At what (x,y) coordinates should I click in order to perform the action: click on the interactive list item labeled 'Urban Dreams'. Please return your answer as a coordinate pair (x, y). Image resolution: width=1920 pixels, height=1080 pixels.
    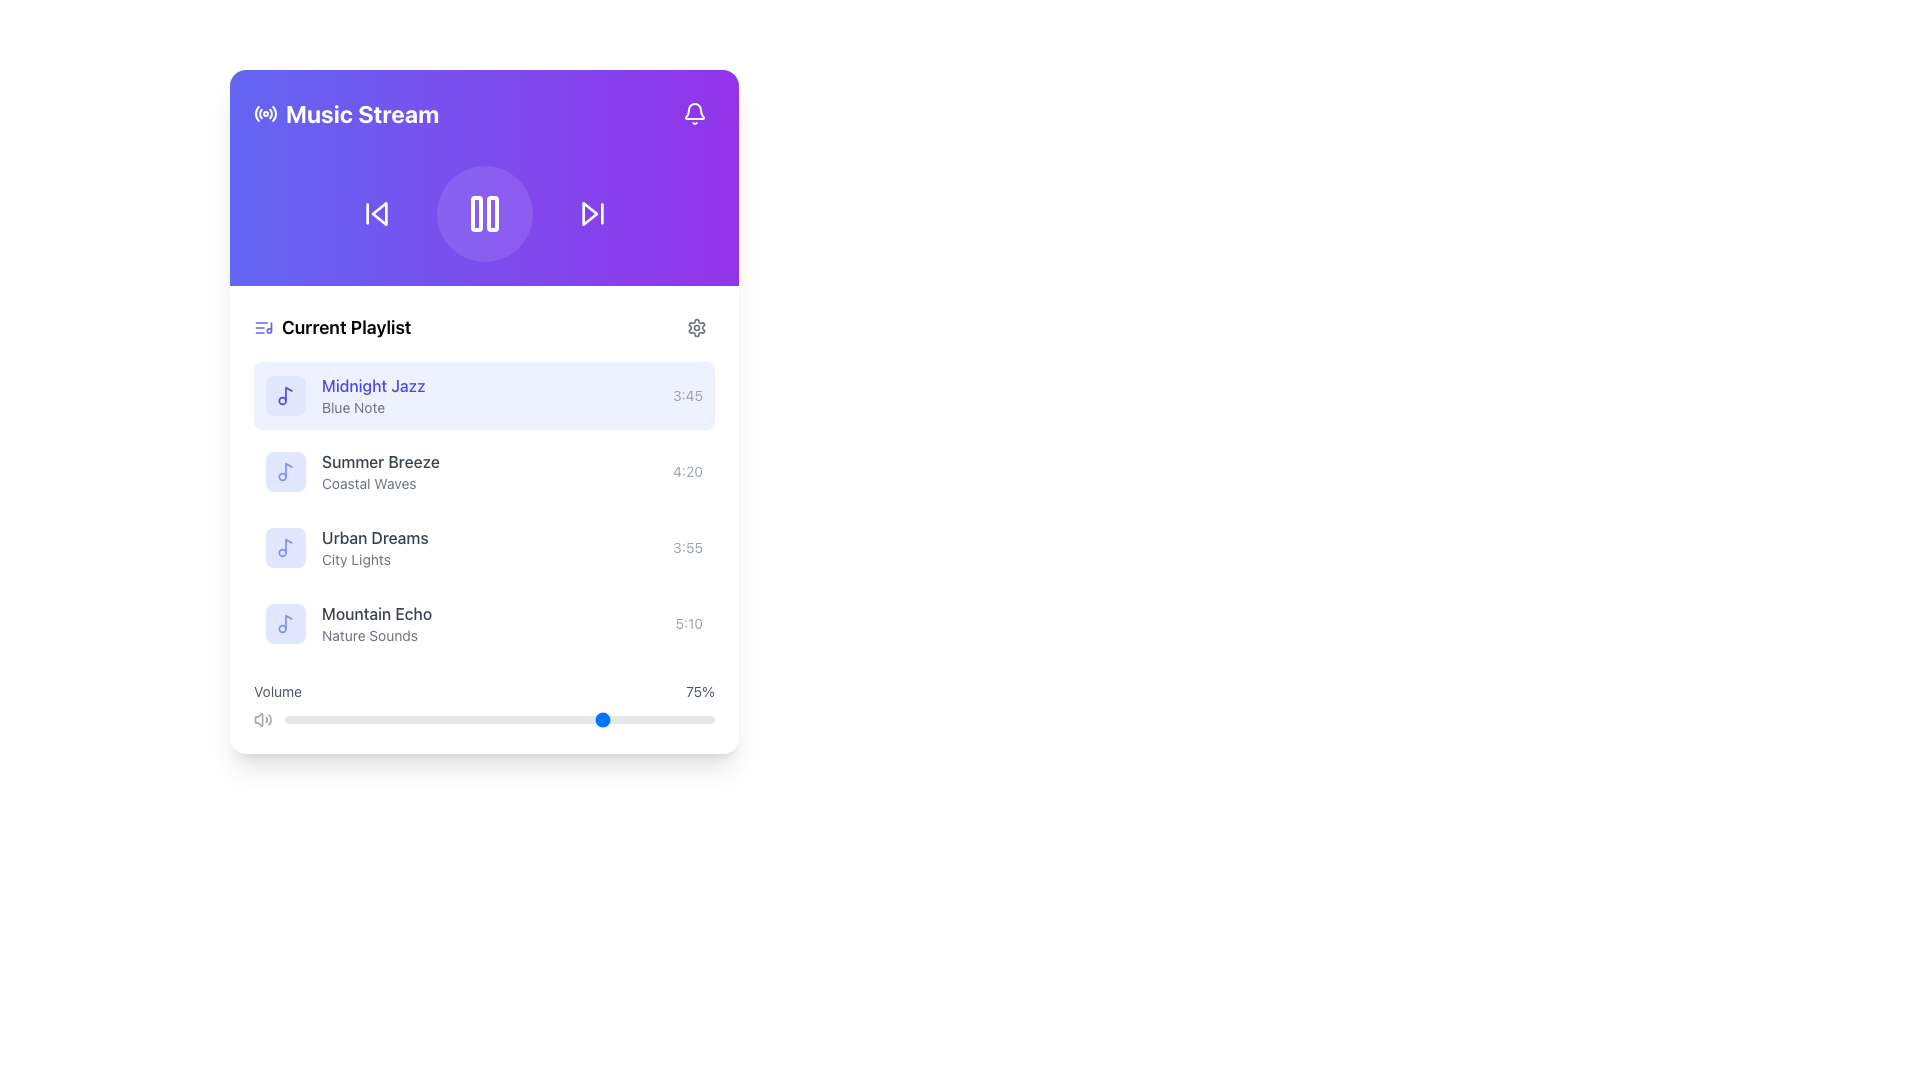
    Looking at the image, I should click on (484, 547).